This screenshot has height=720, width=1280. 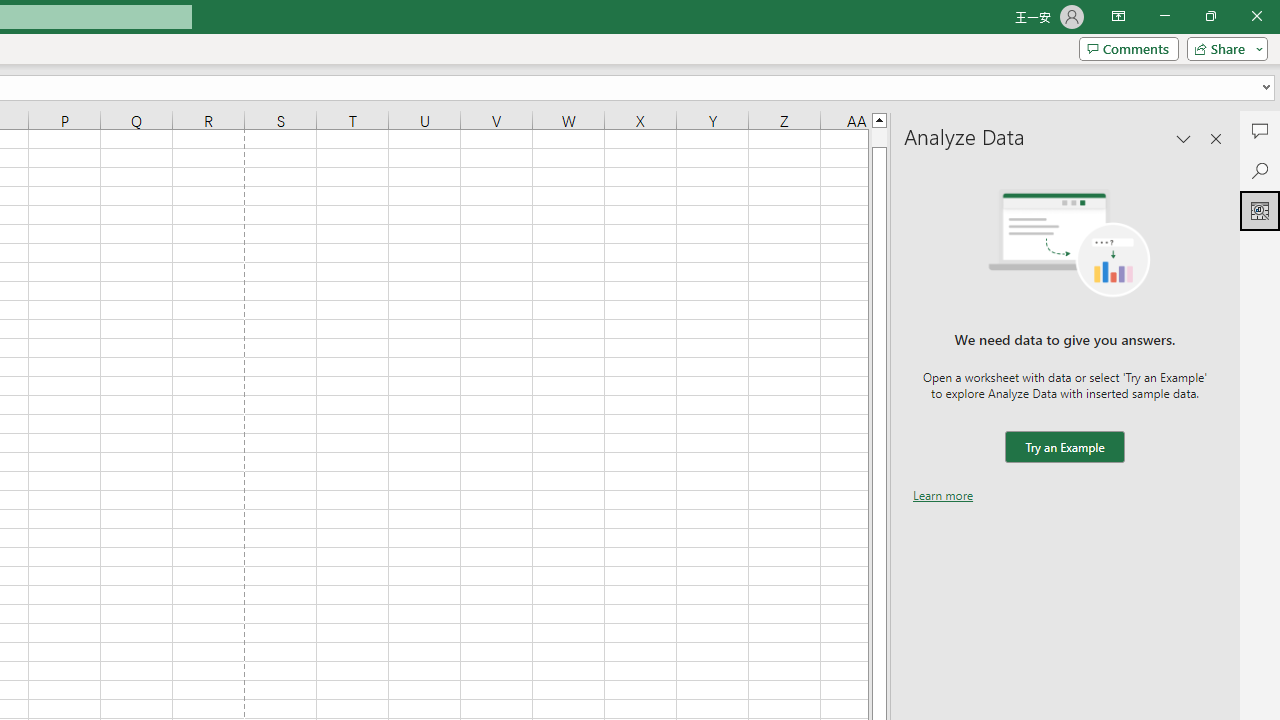 I want to click on 'Learn more', so click(x=942, y=495).